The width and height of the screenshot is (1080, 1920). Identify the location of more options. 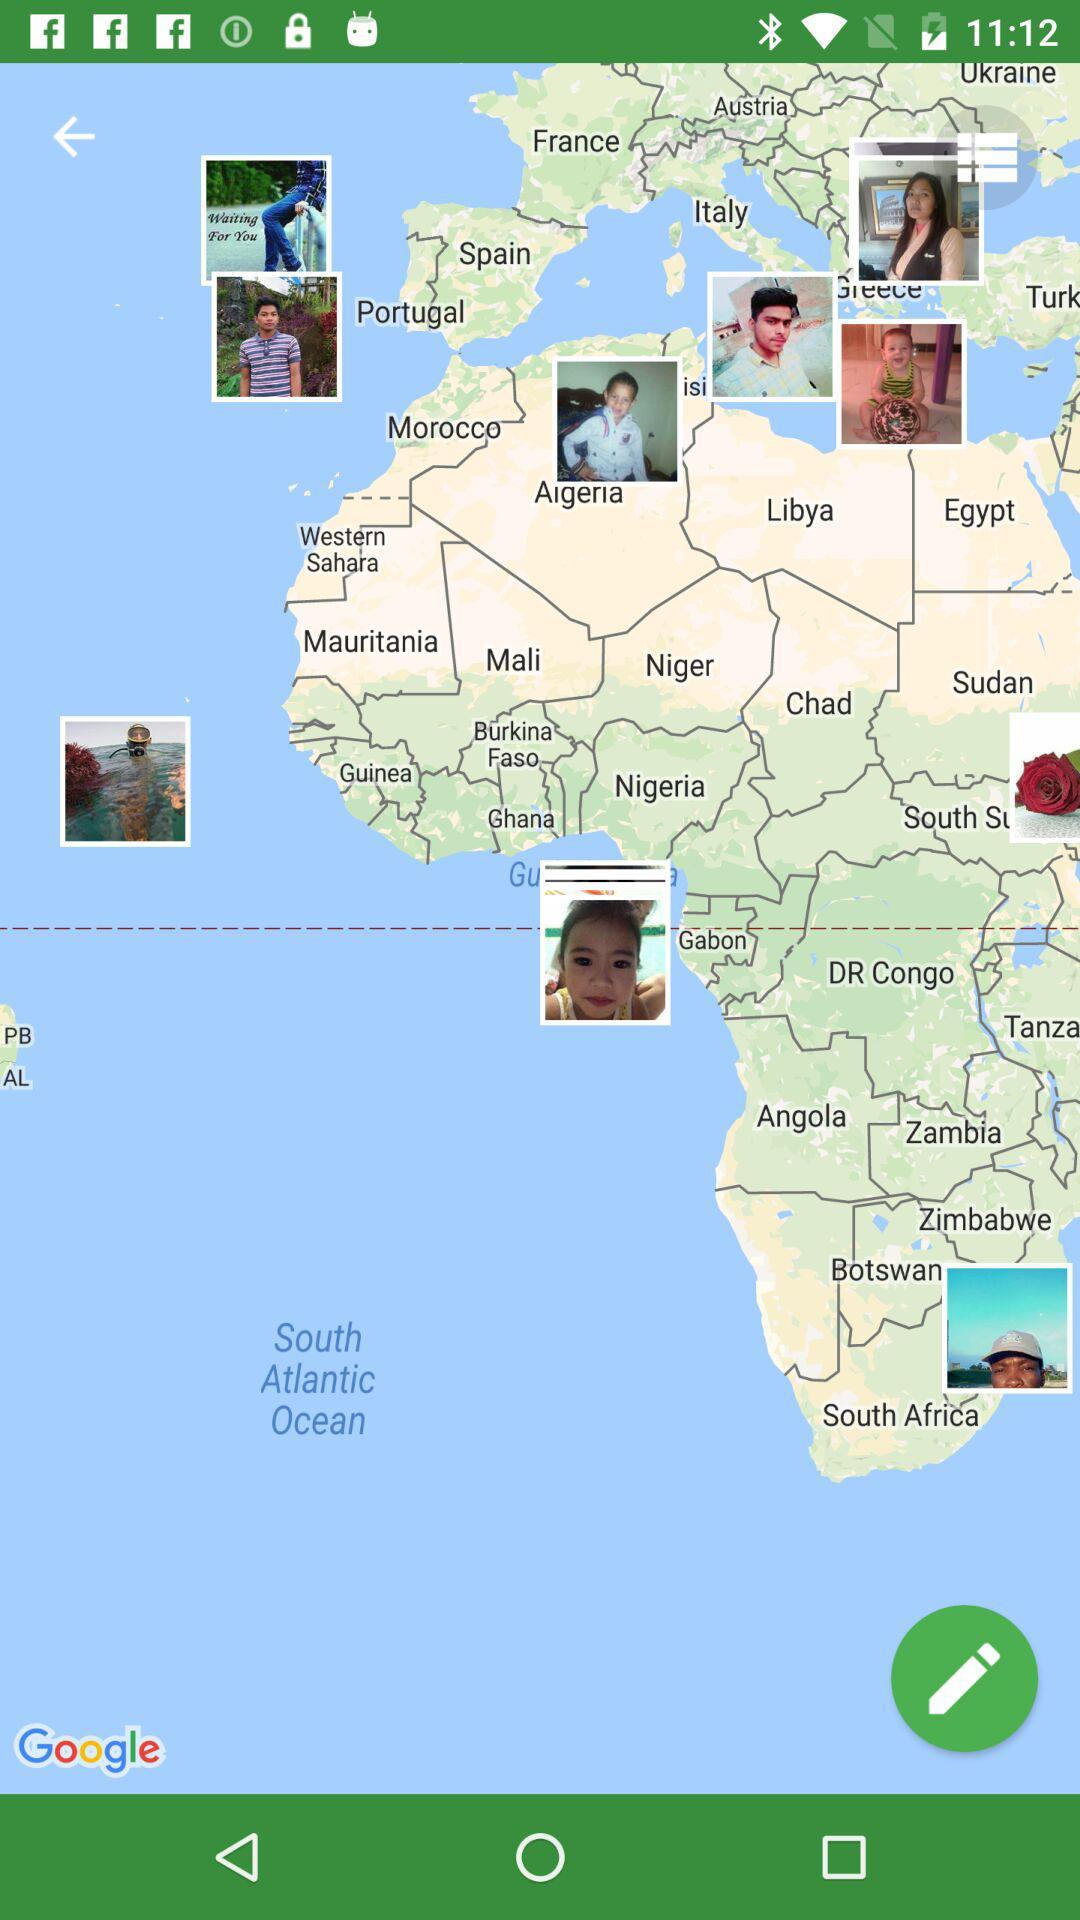
(984, 156).